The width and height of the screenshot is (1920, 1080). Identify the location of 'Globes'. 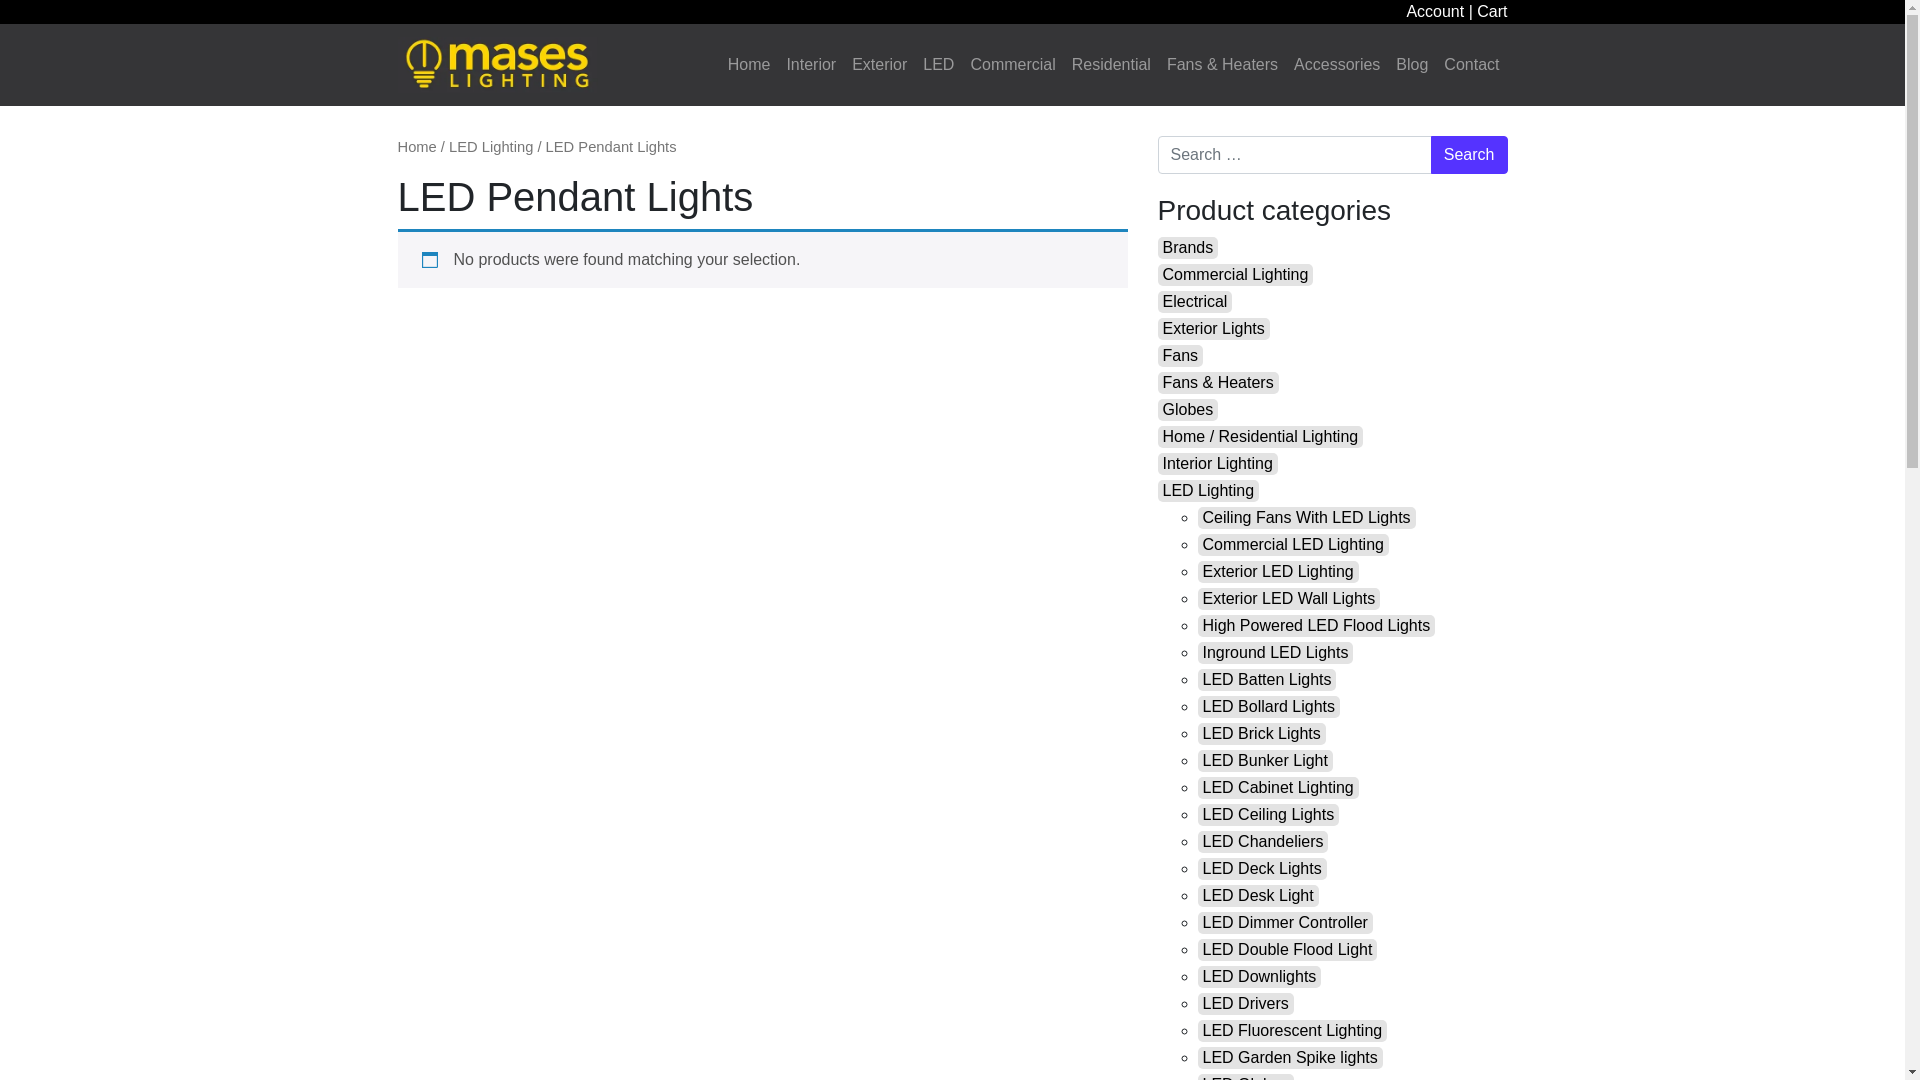
(1157, 408).